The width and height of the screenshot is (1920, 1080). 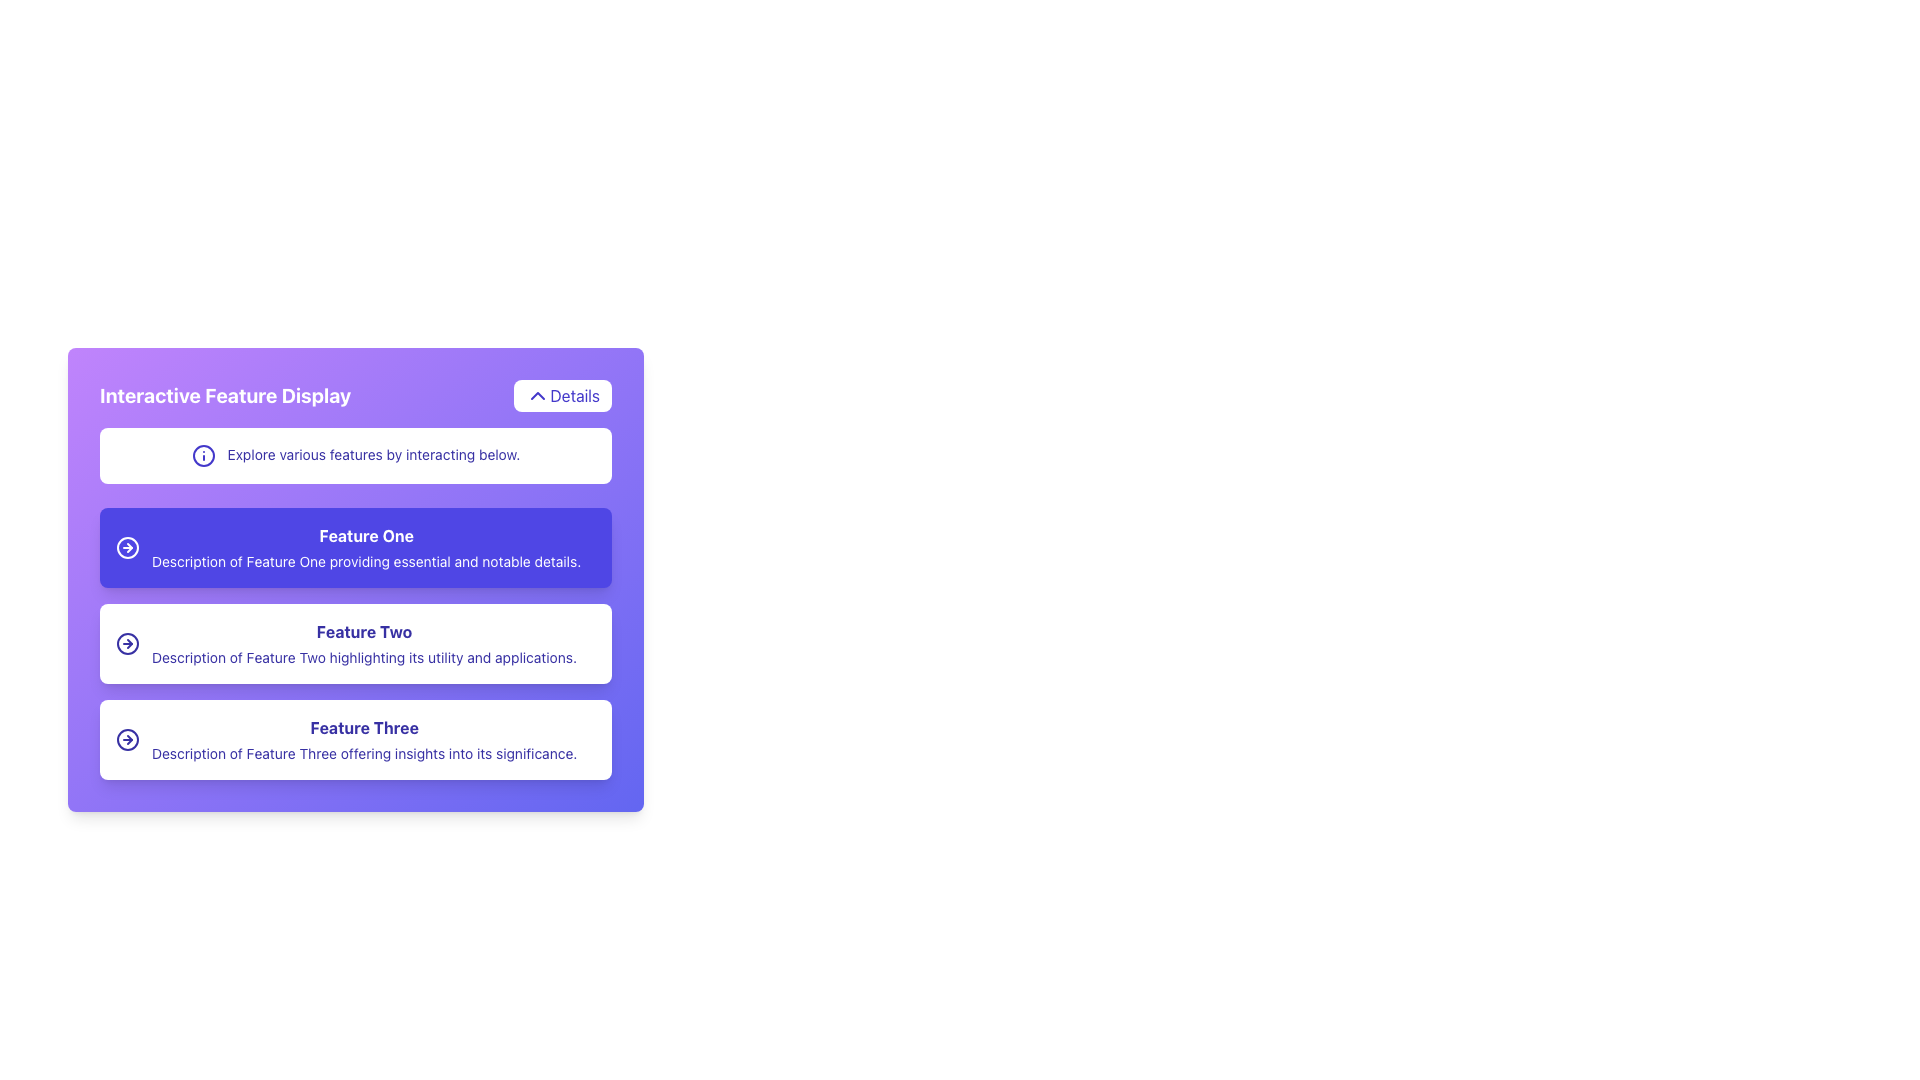 I want to click on the element that displays the title 'Feature One' along with its description, visually separated by a purple rectangular background, located in the interactive feature display pane, so click(x=366, y=547).